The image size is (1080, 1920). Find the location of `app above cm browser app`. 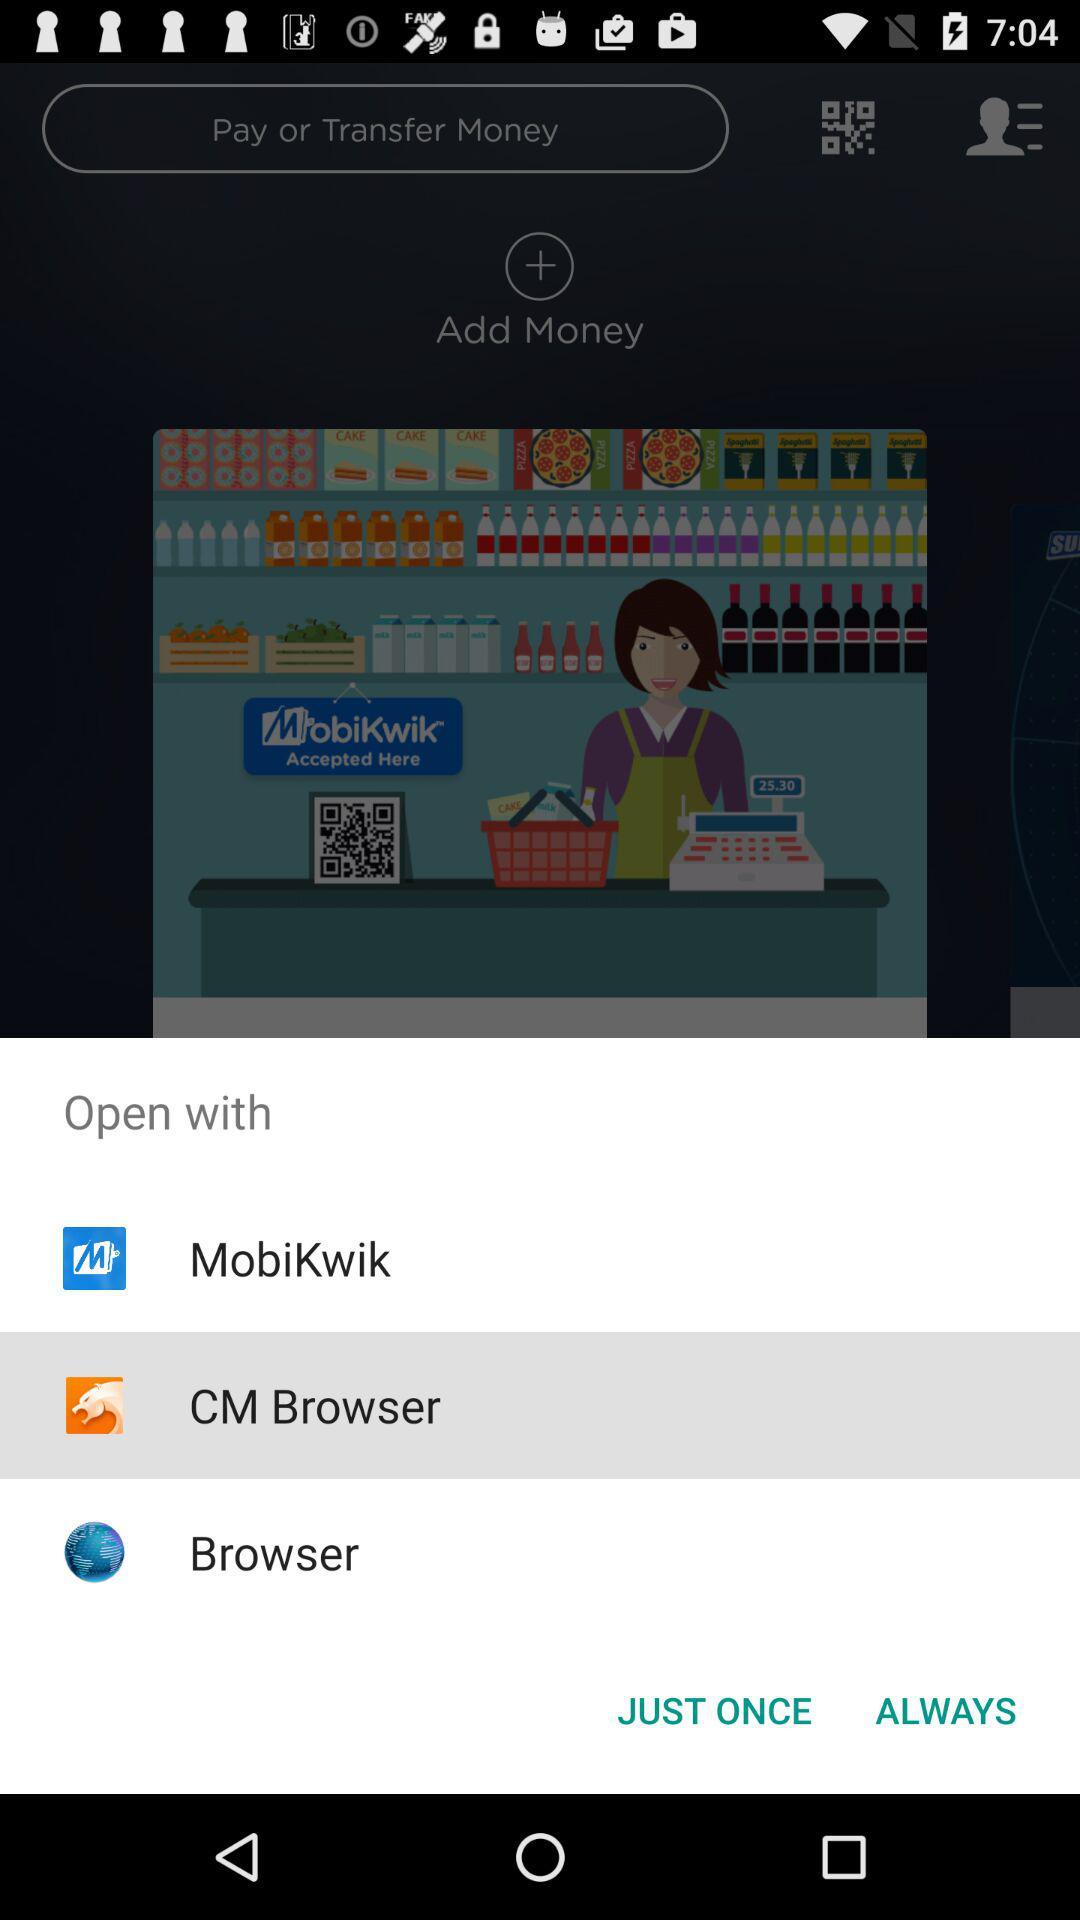

app above cm browser app is located at coordinates (289, 1257).